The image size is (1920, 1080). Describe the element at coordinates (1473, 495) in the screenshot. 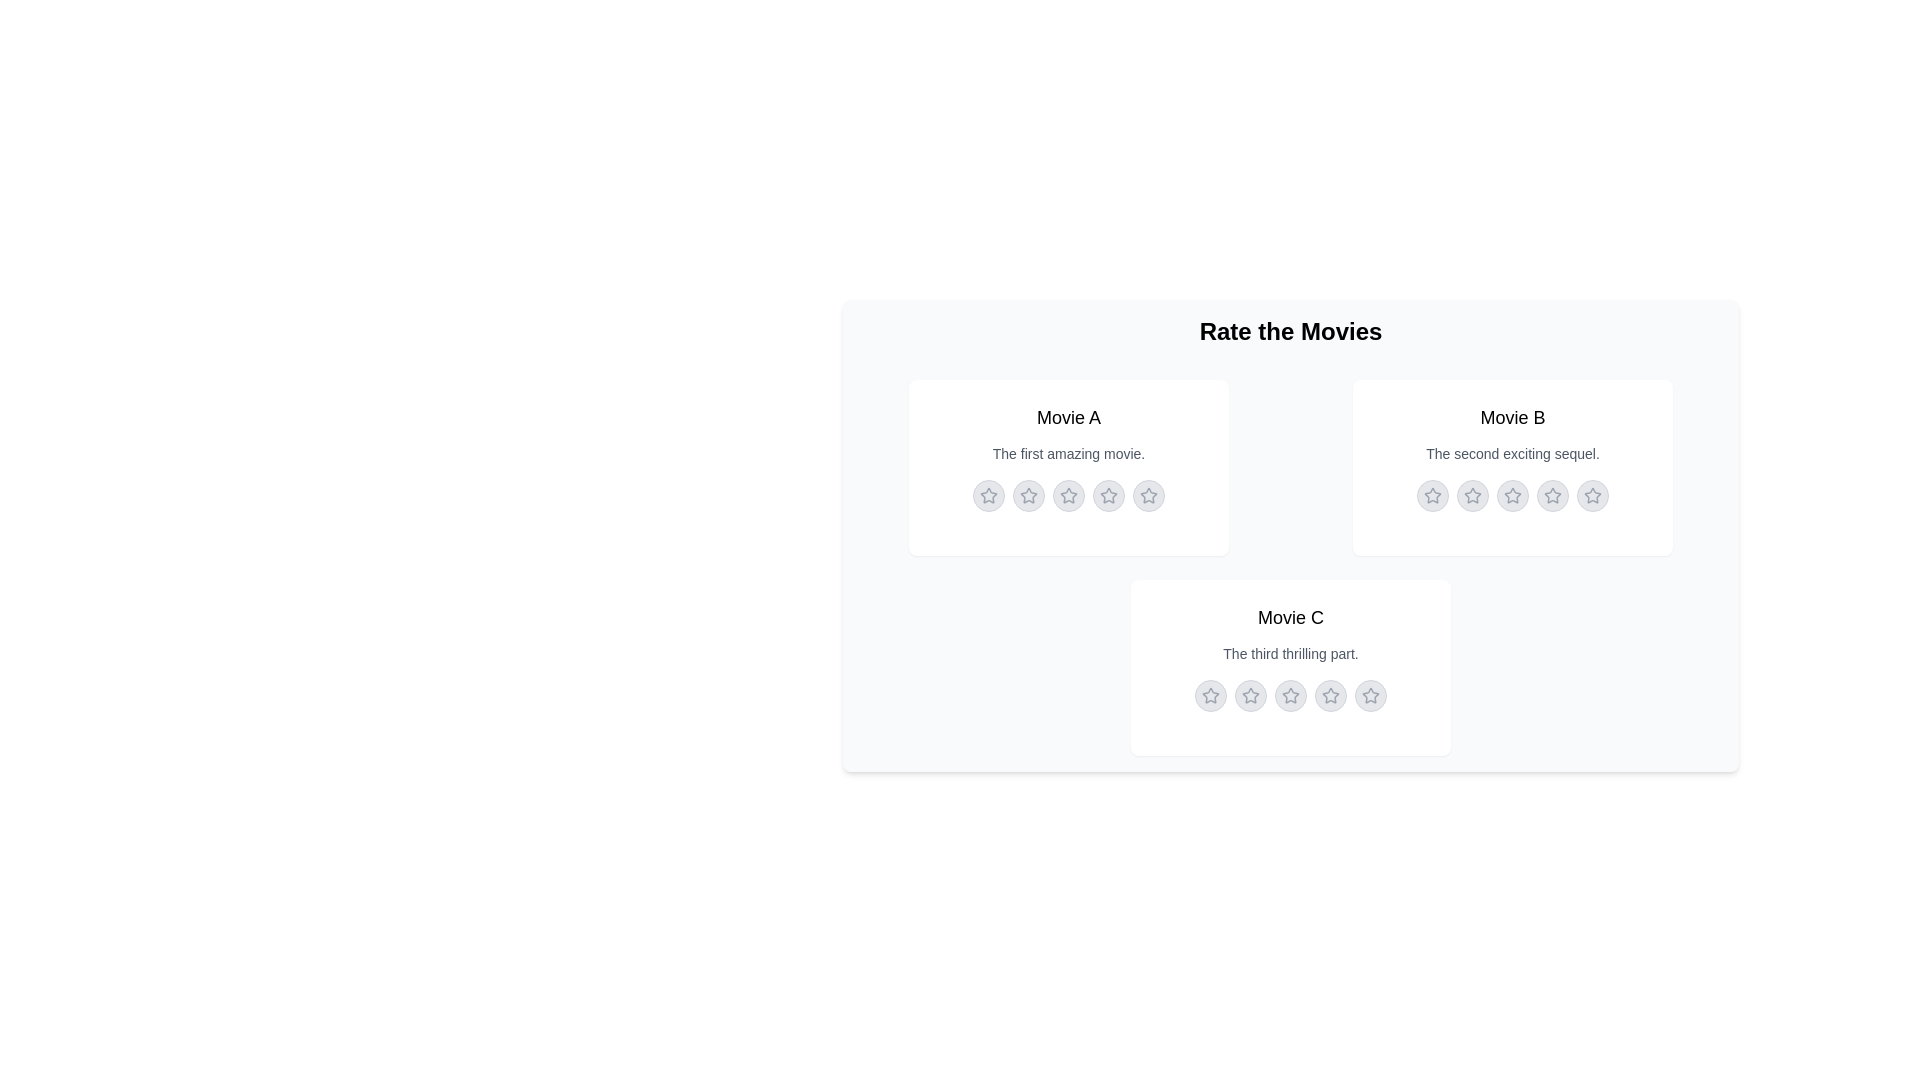

I see `the second clickable rating star for 'Movie B'` at that location.